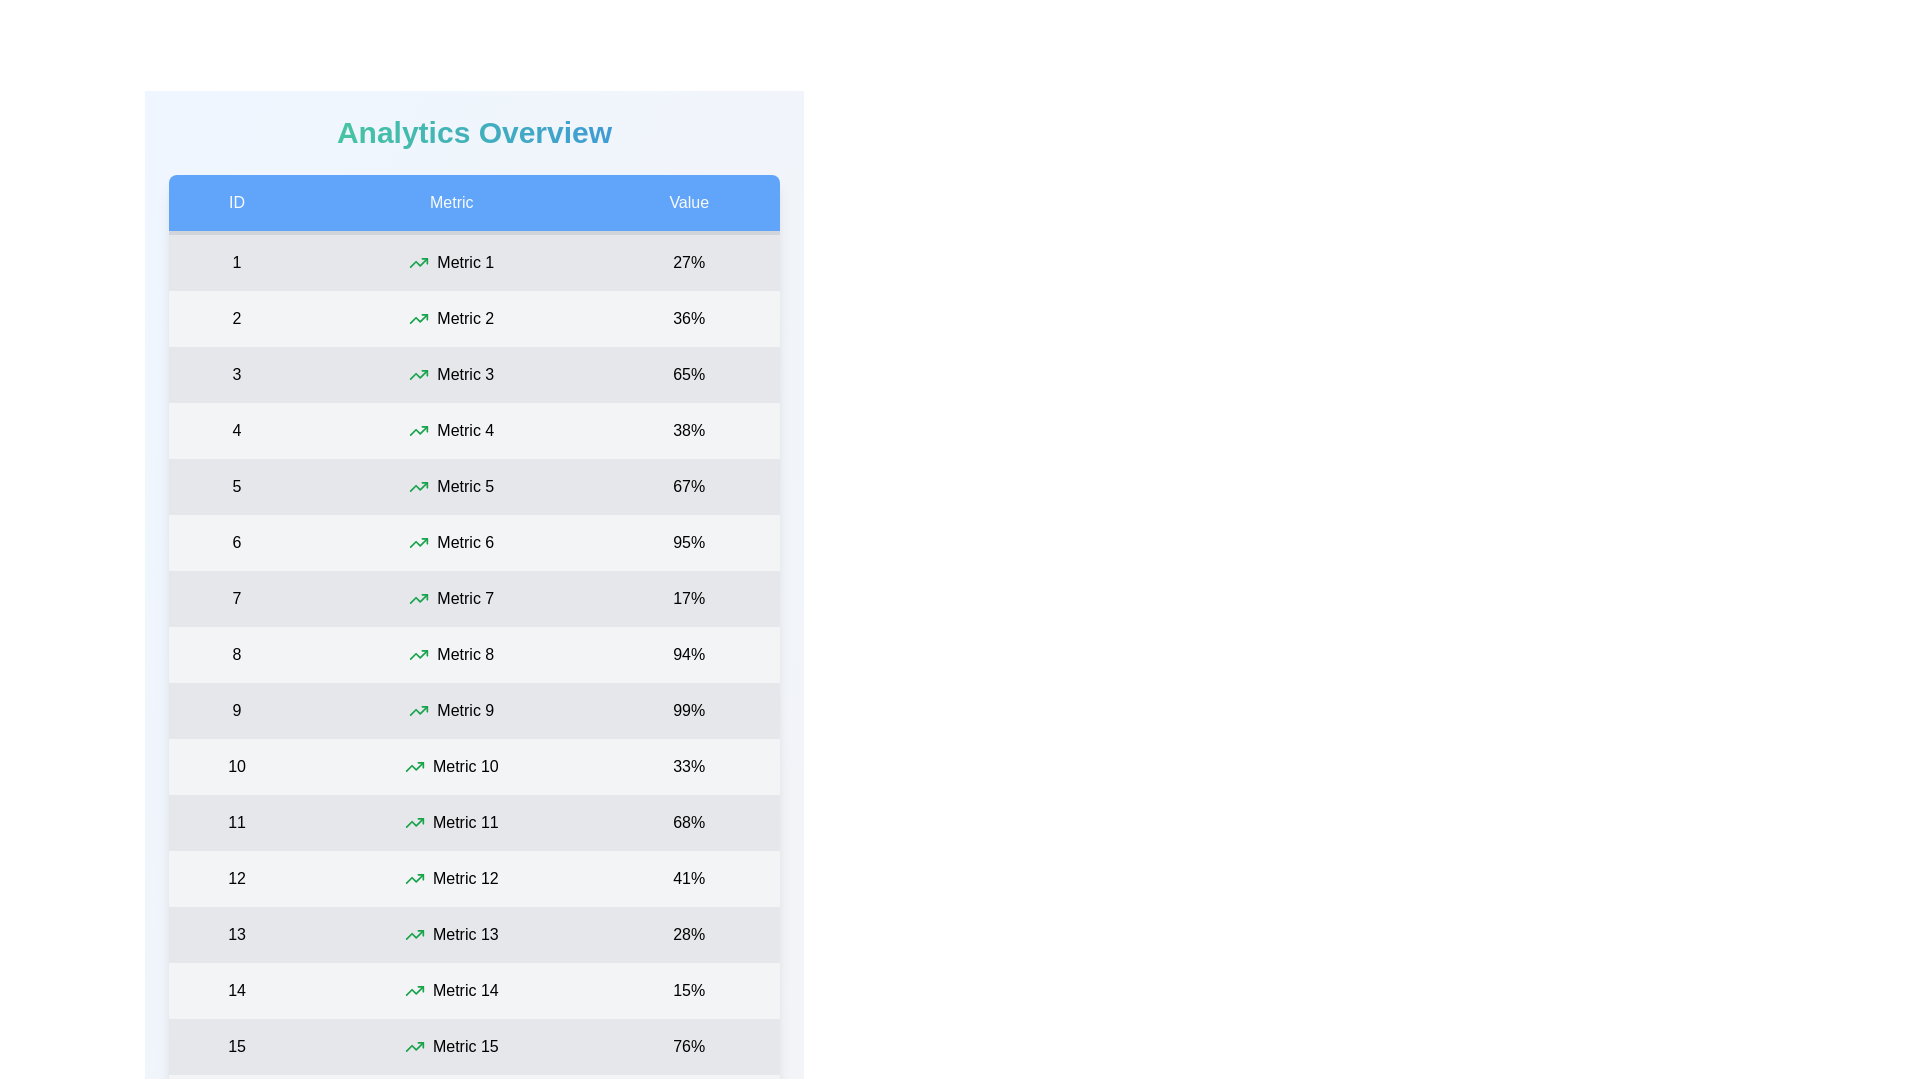  Describe the element at coordinates (450, 204) in the screenshot. I see `the column header 'Metric' to sort the table by that column` at that location.